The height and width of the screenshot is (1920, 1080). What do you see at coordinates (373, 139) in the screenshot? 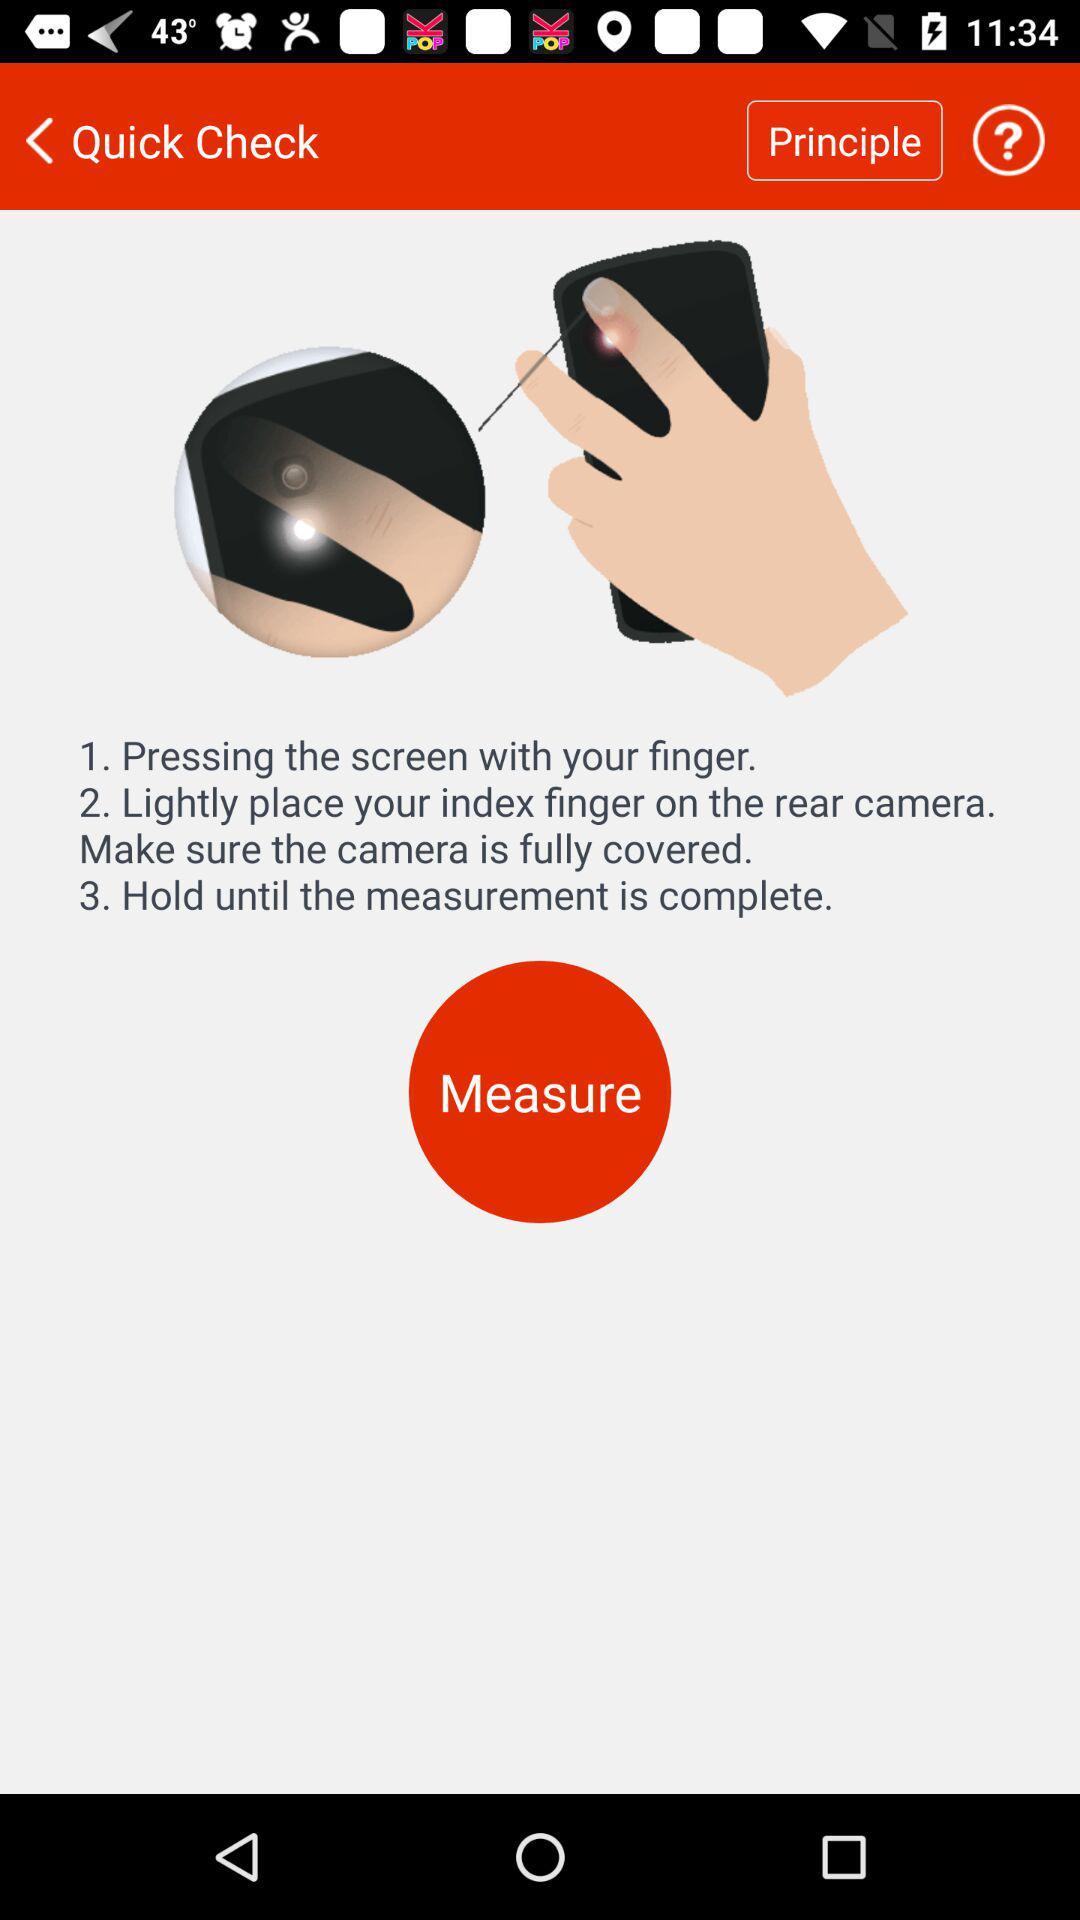
I see `quick check` at bounding box center [373, 139].